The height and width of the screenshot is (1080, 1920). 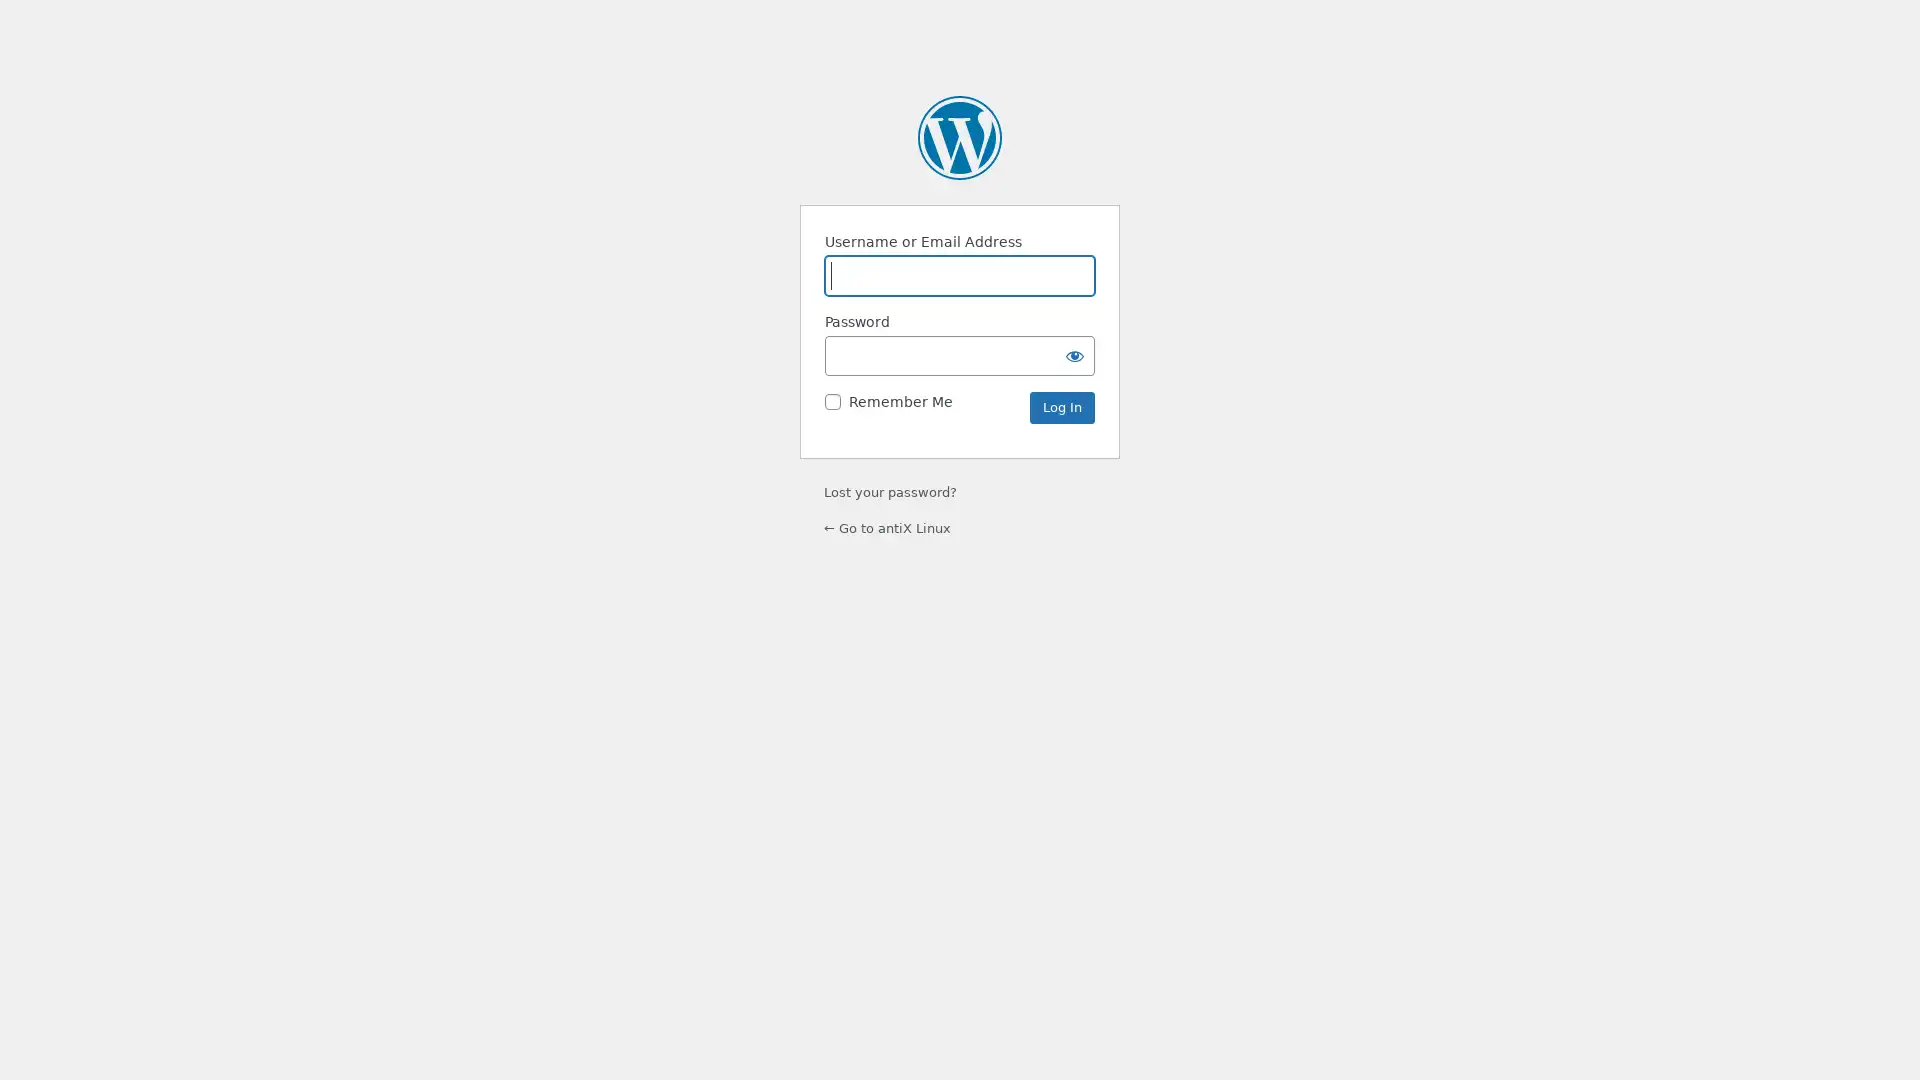 What do you see at coordinates (1061, 407) in the screenshot?
I see `Log In` at bounding box center [1061, 407].